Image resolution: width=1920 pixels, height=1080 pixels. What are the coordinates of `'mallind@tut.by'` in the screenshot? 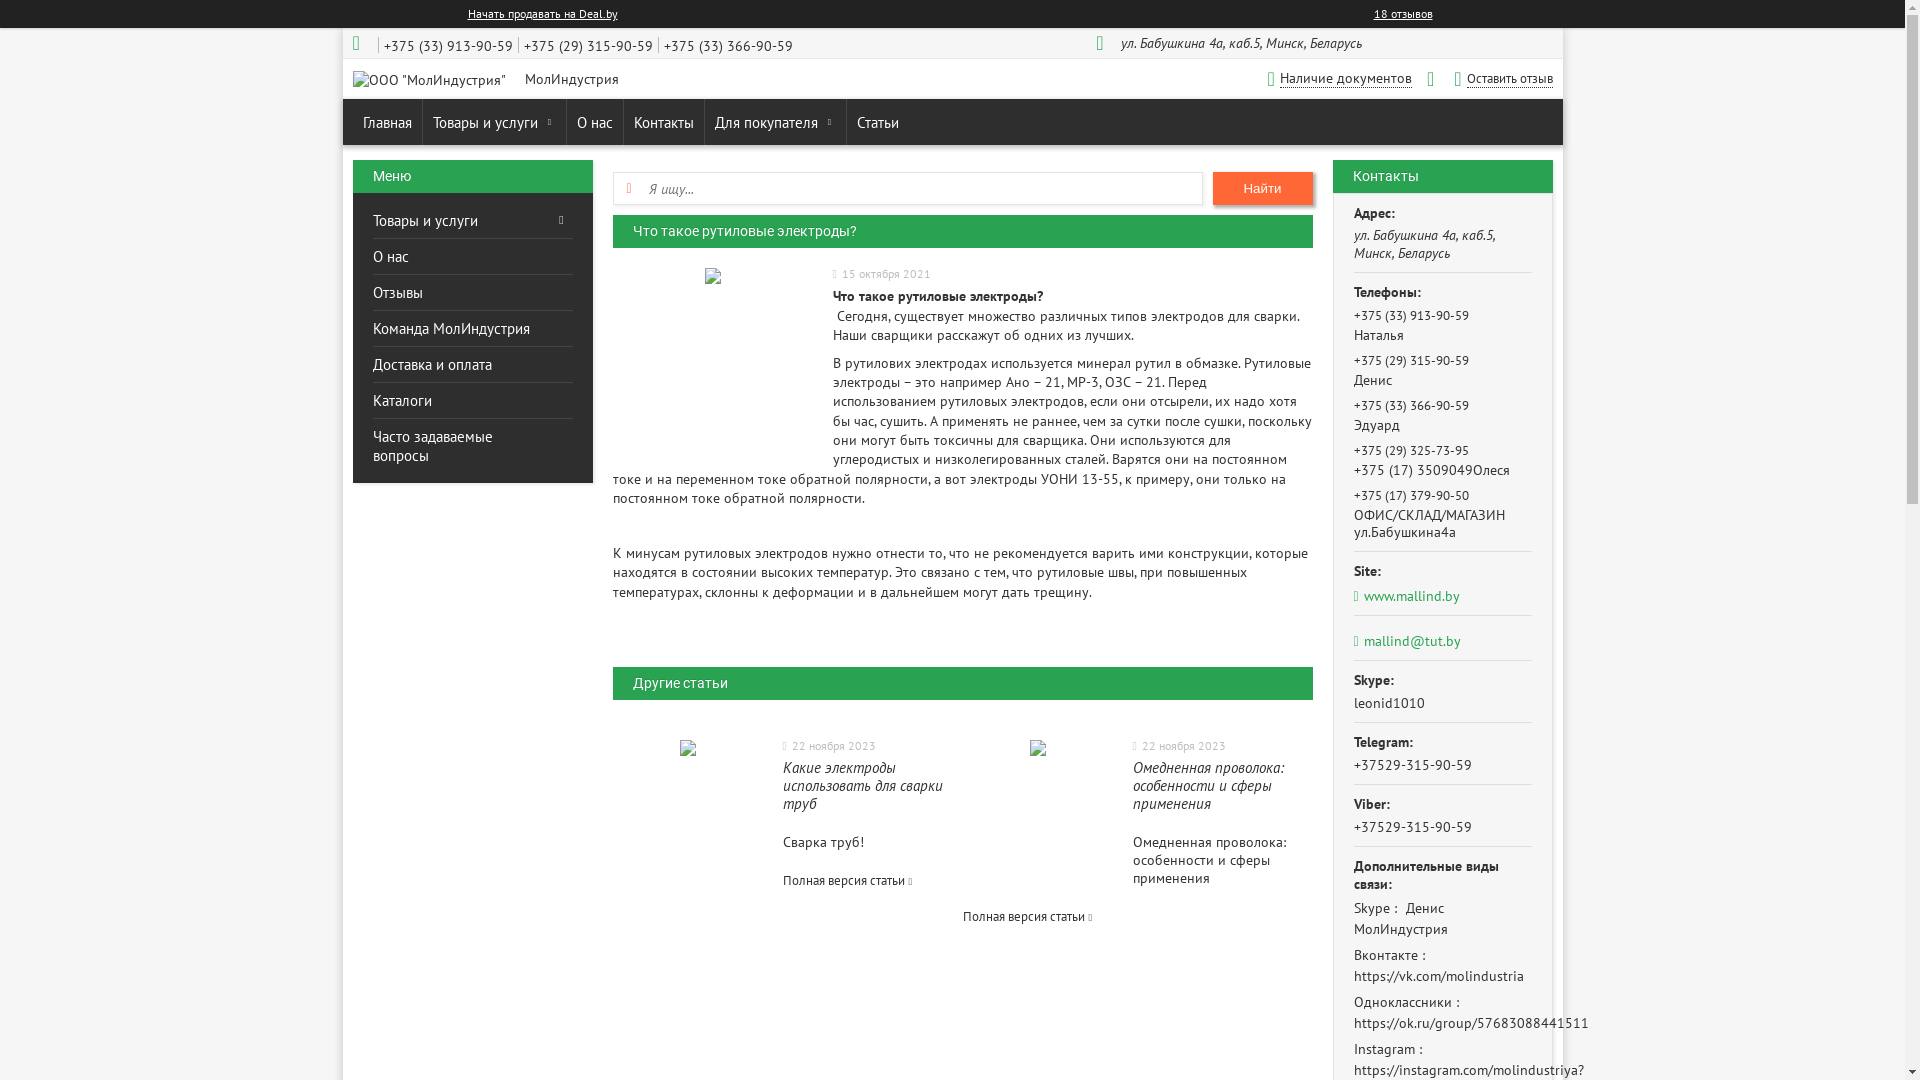 It's located at (1406, 640).